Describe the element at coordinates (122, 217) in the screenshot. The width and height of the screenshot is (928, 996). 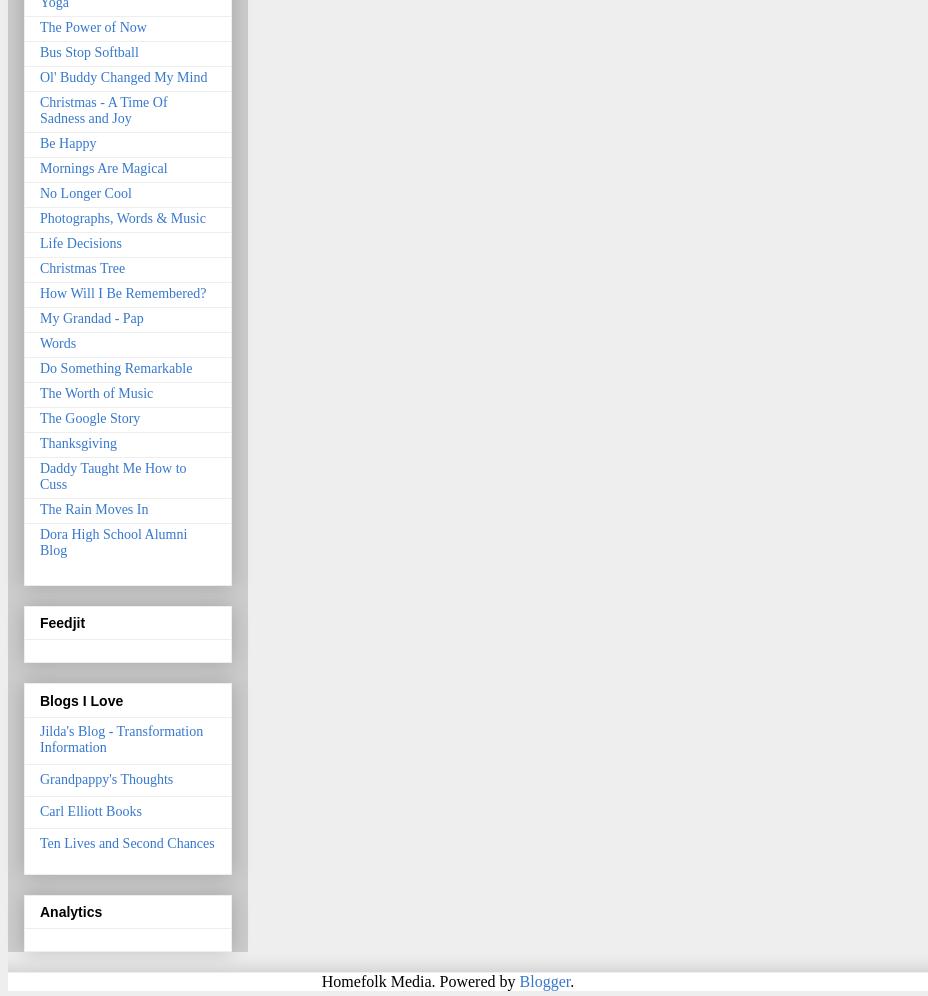
I see `'Photographs, Words & Music'` at that location.